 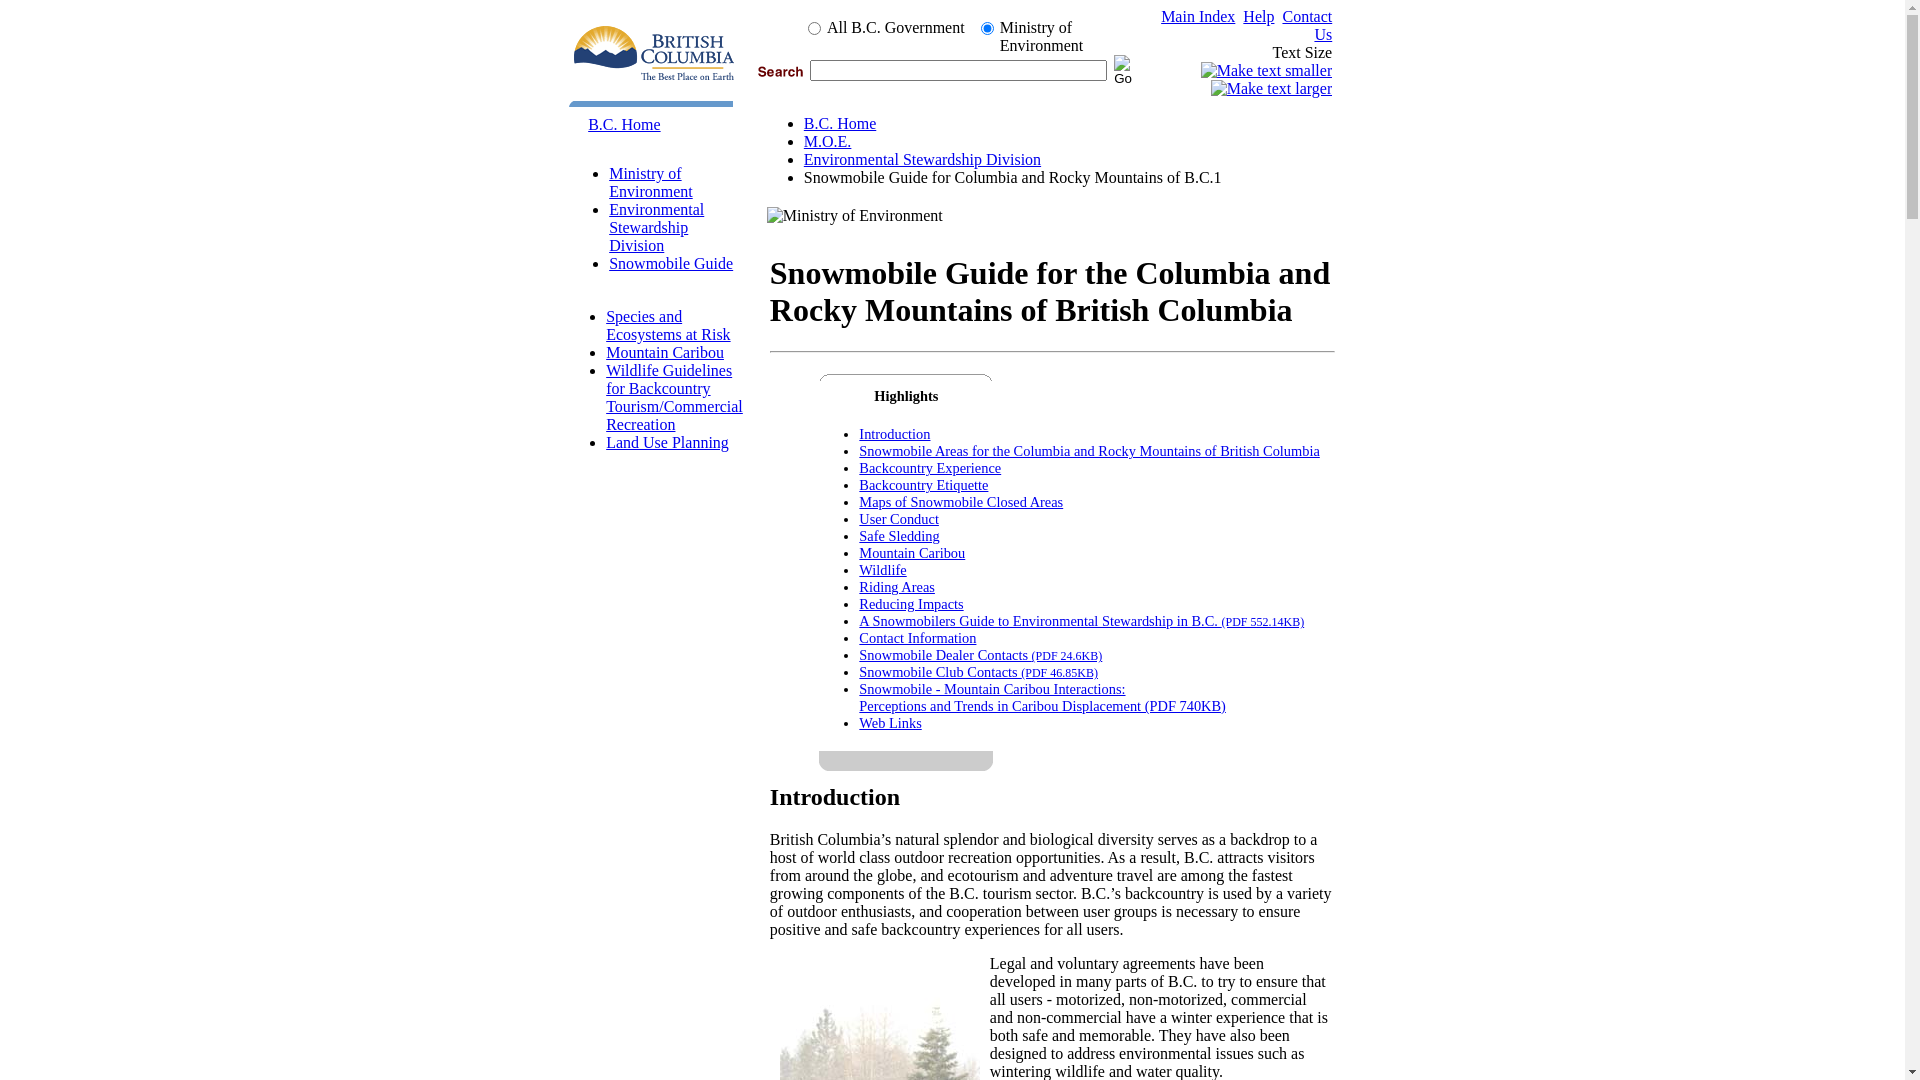 I want to click on 'Ministry of, so click(x=651, y=182).